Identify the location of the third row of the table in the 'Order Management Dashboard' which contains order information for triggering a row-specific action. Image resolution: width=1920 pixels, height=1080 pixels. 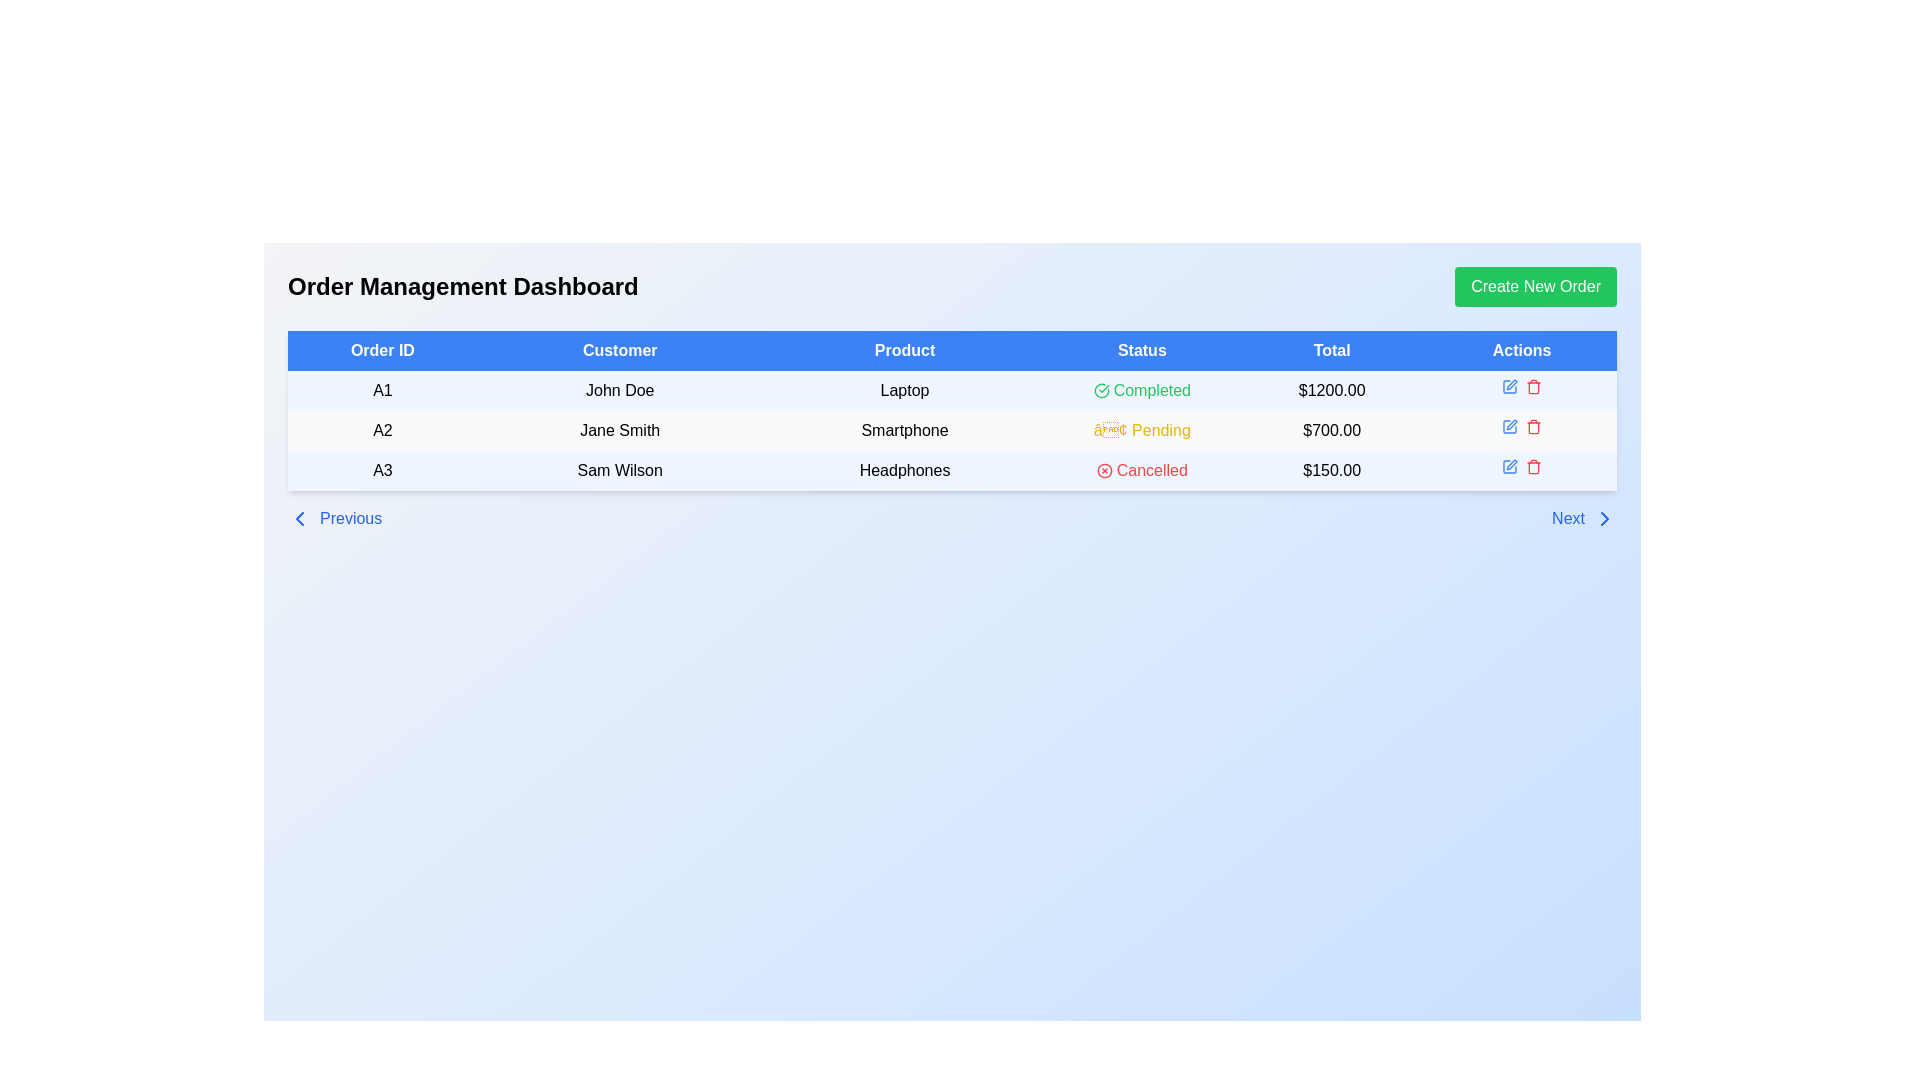
(951, 470).